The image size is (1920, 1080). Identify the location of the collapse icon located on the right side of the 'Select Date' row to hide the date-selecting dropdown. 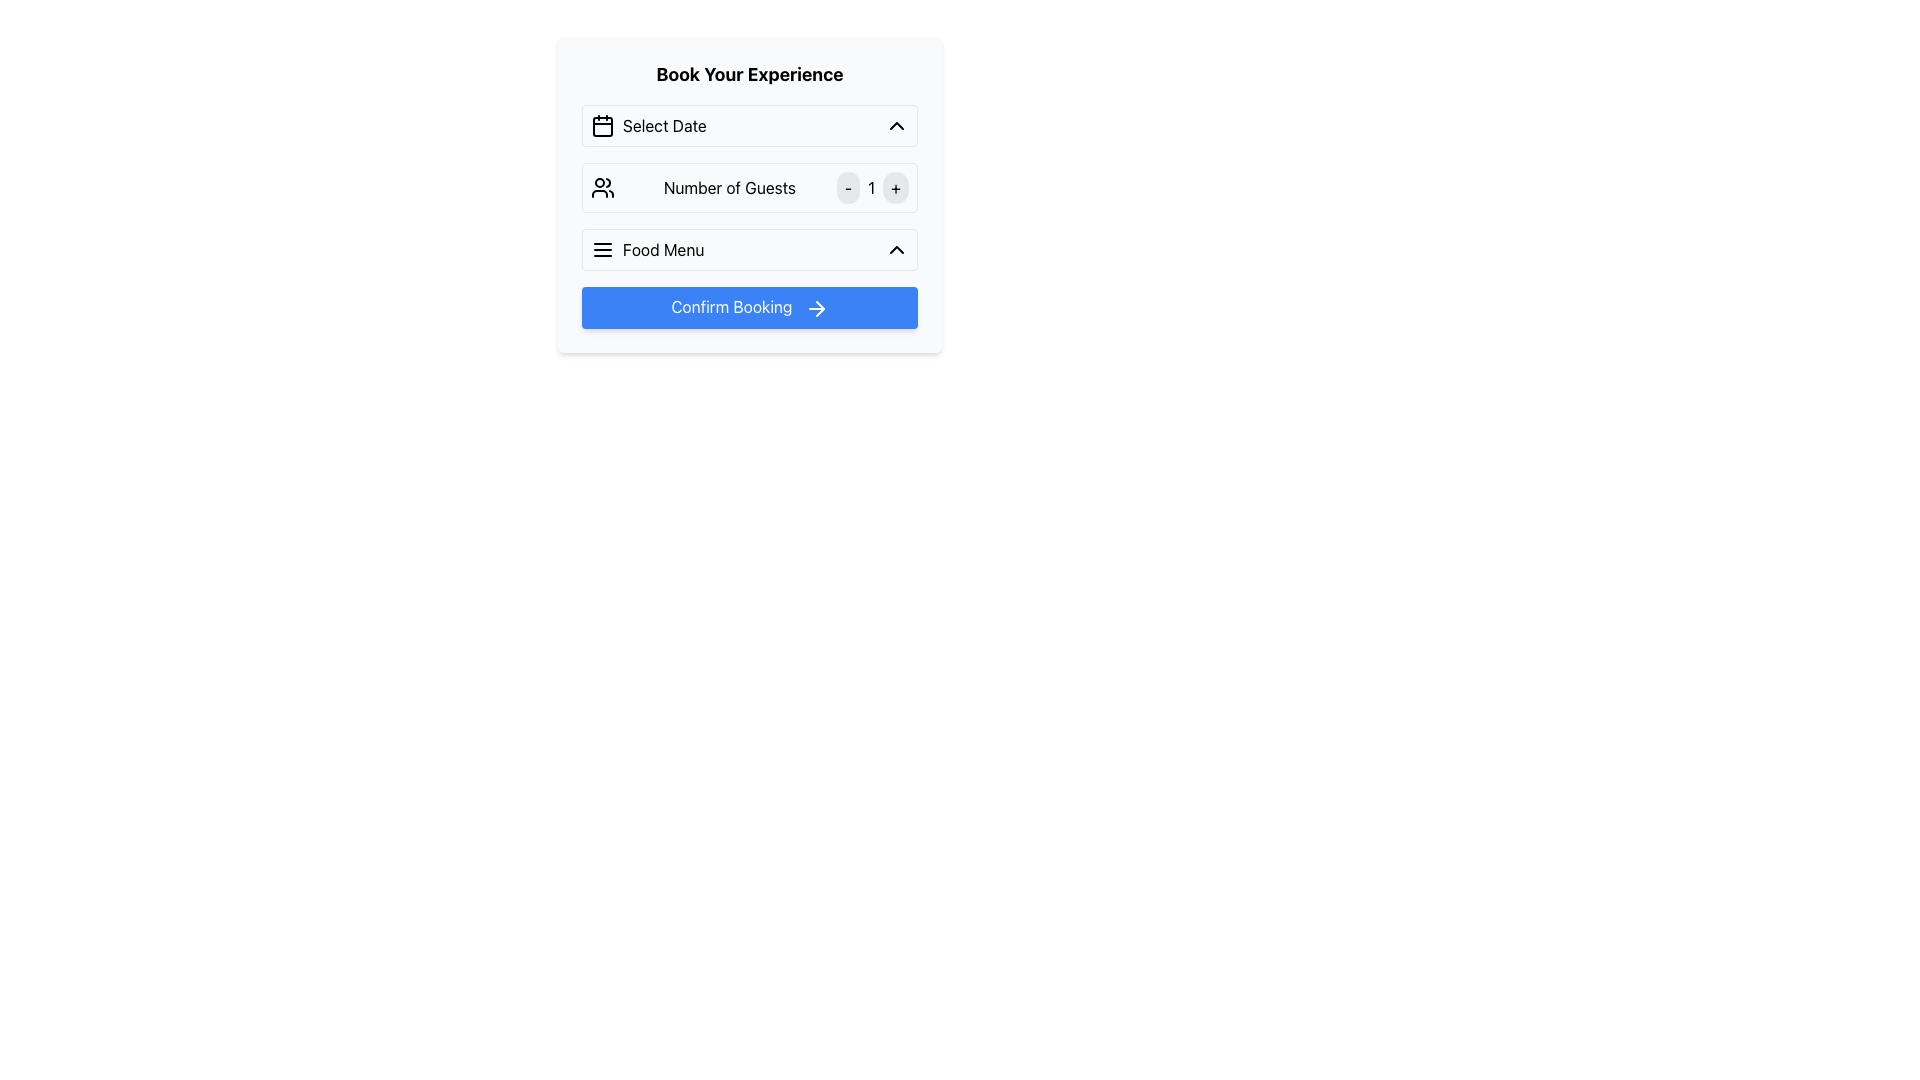
(896, 126).